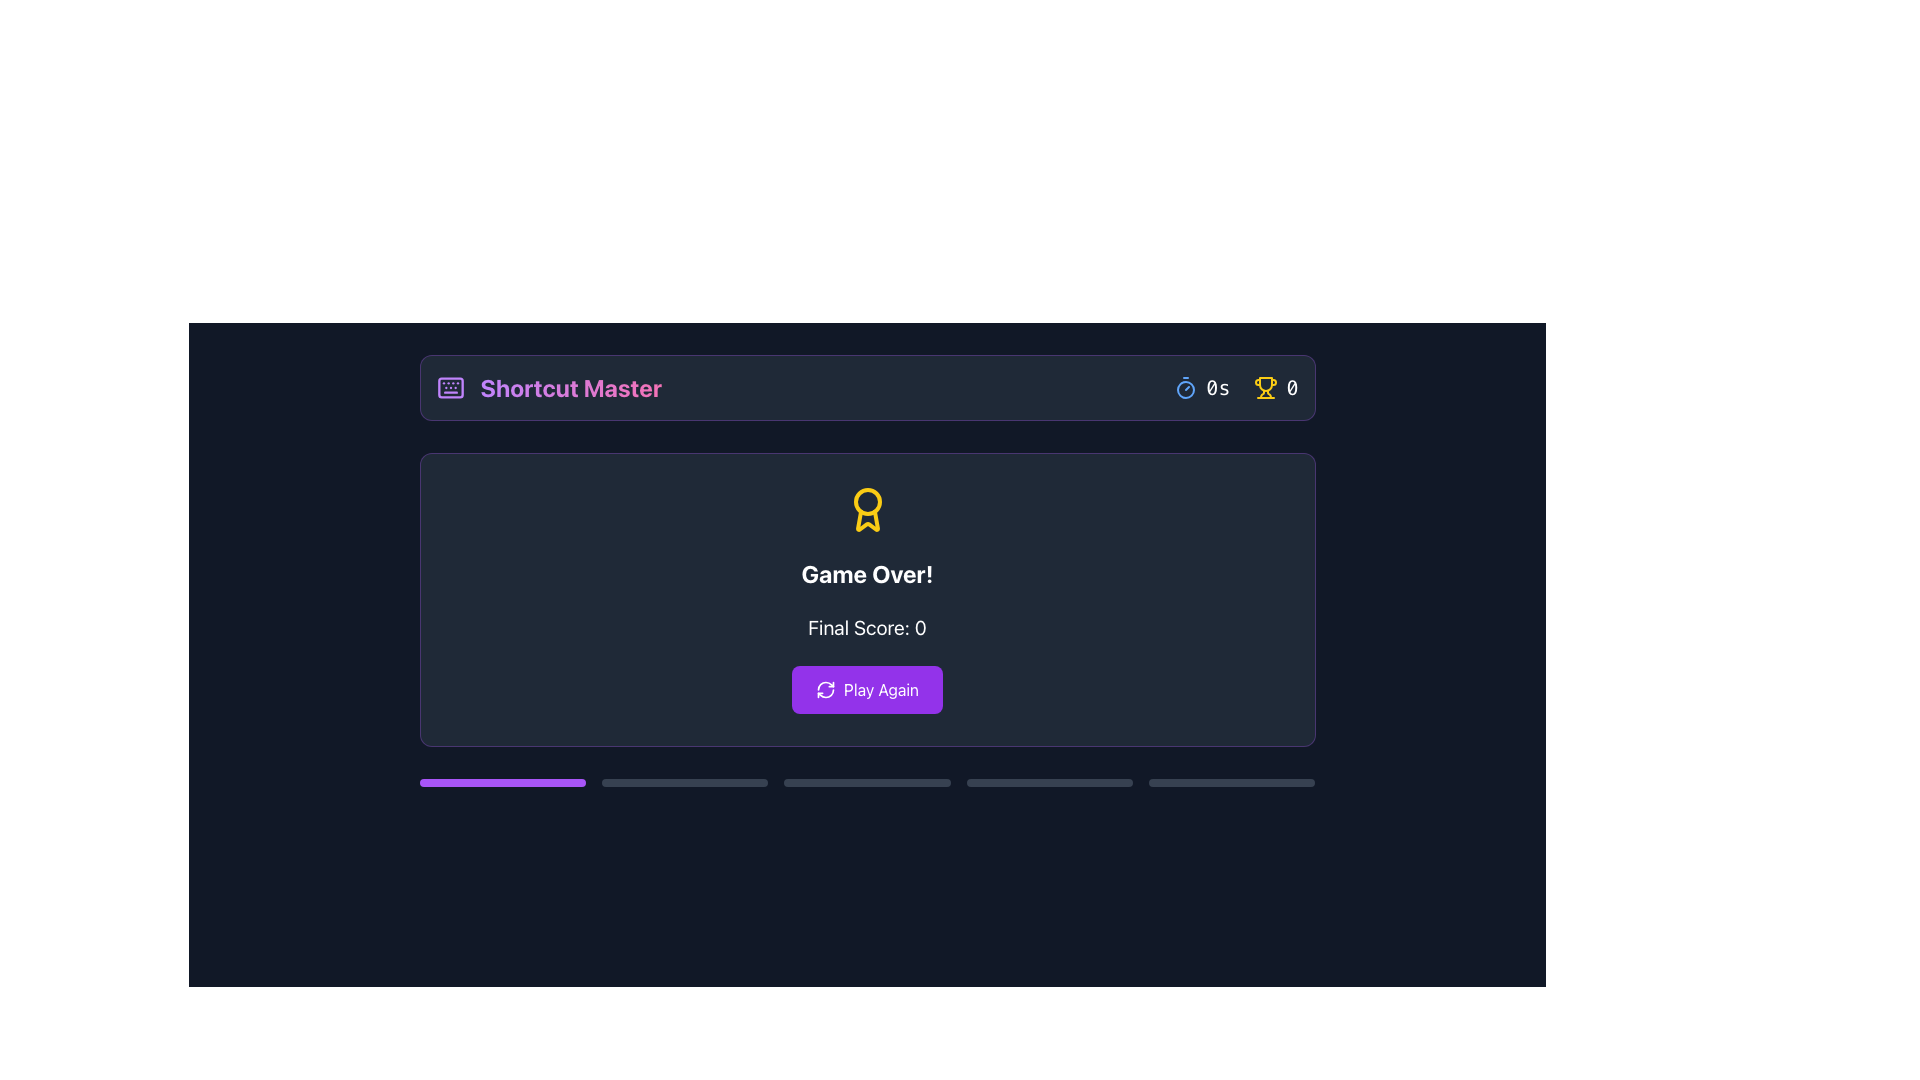 This screenshot has width=1920, height=1080. What do you see at coordinates (685, 782) in the screenshot?
I see `the second progress indicator bar, which is a thin, horizontally extended bar with a dark gray color, located beneath the scores and options section` at bounding box center [685, 782].